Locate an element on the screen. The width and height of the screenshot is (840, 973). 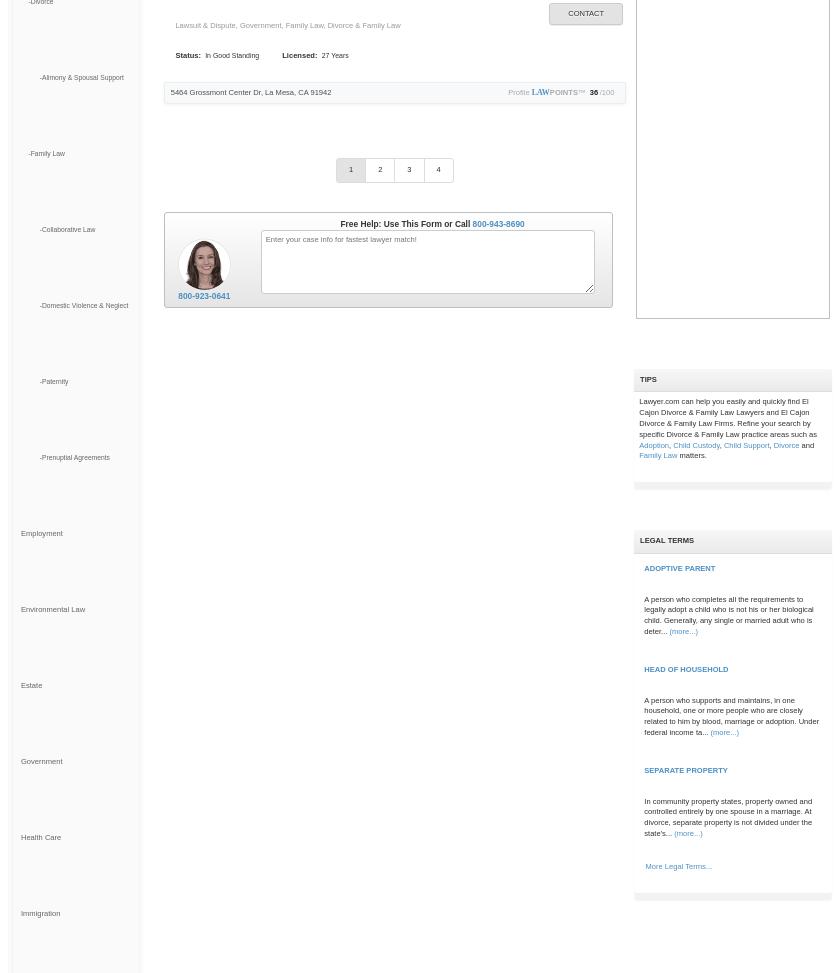
'Child Custody' is located at coordinates (696, 444).